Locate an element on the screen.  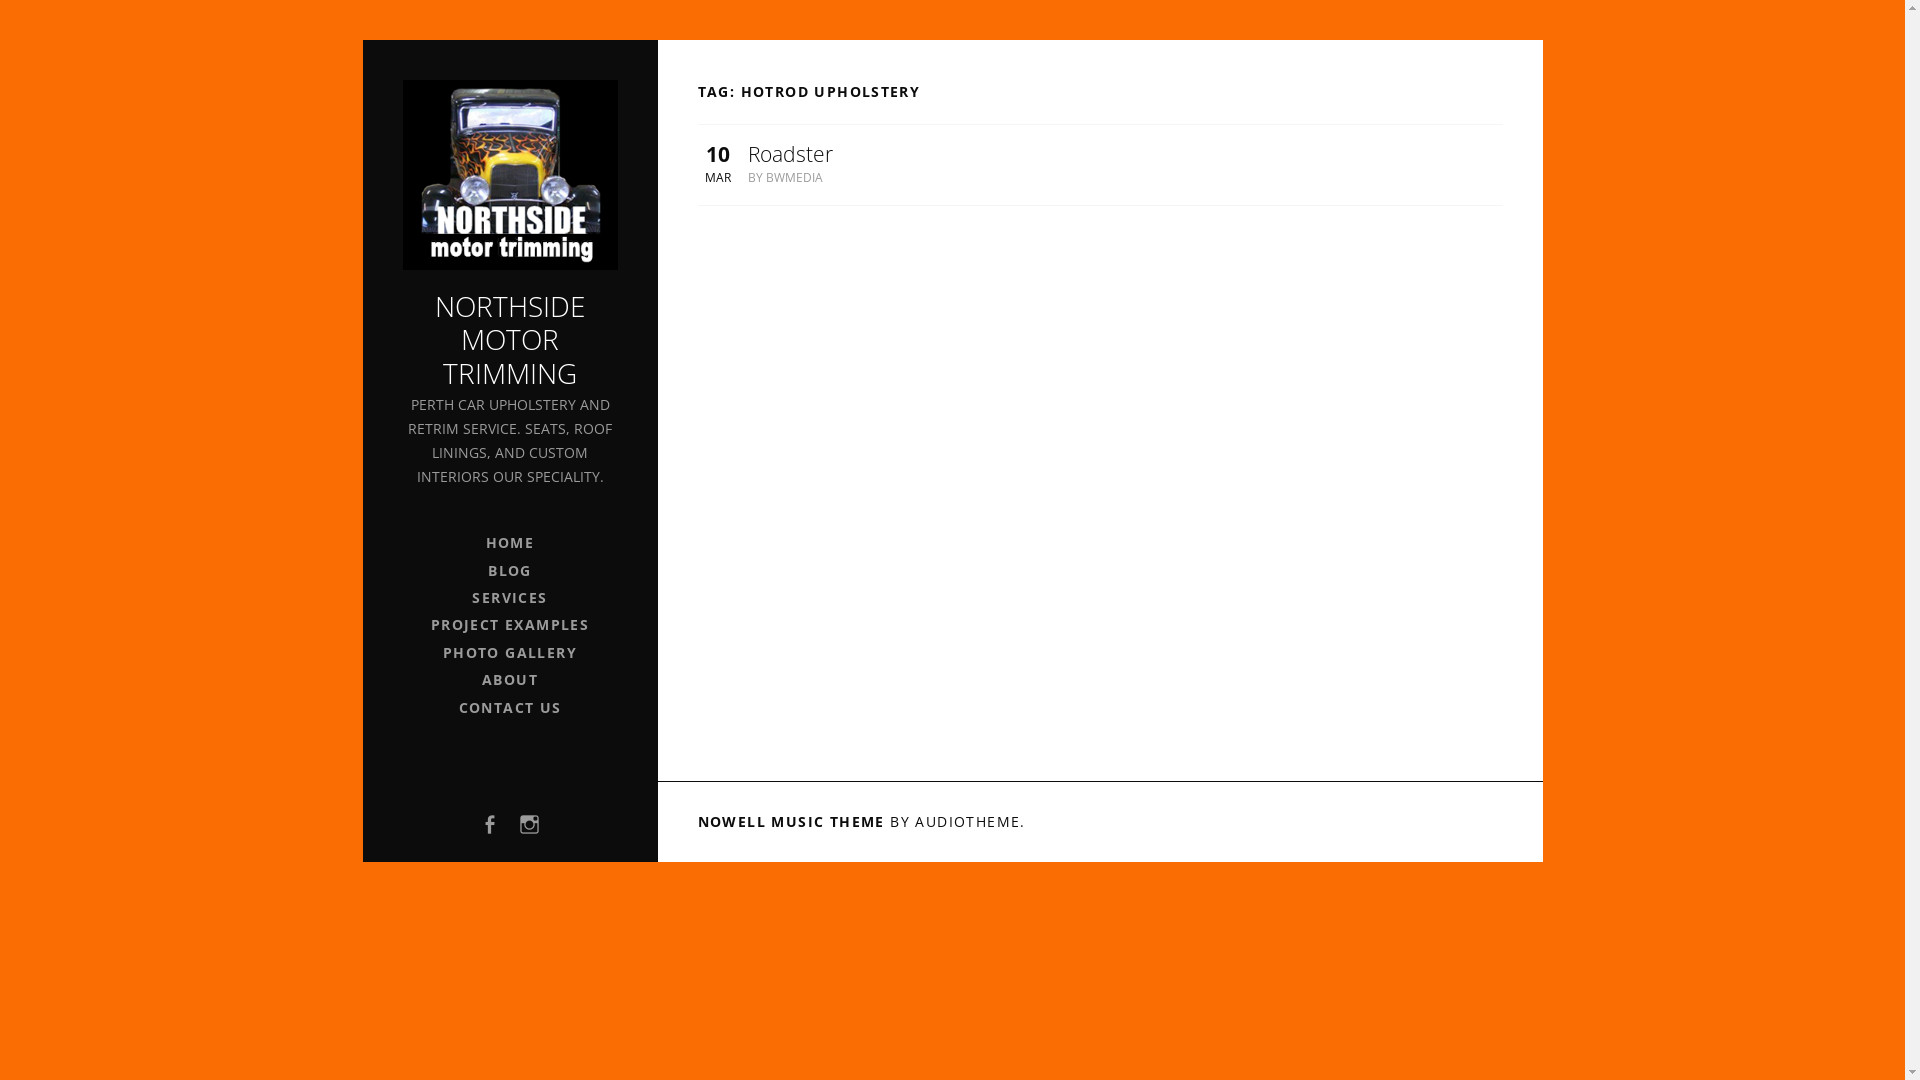
'INSTAGRAM' is located at coordinates (530, 824).